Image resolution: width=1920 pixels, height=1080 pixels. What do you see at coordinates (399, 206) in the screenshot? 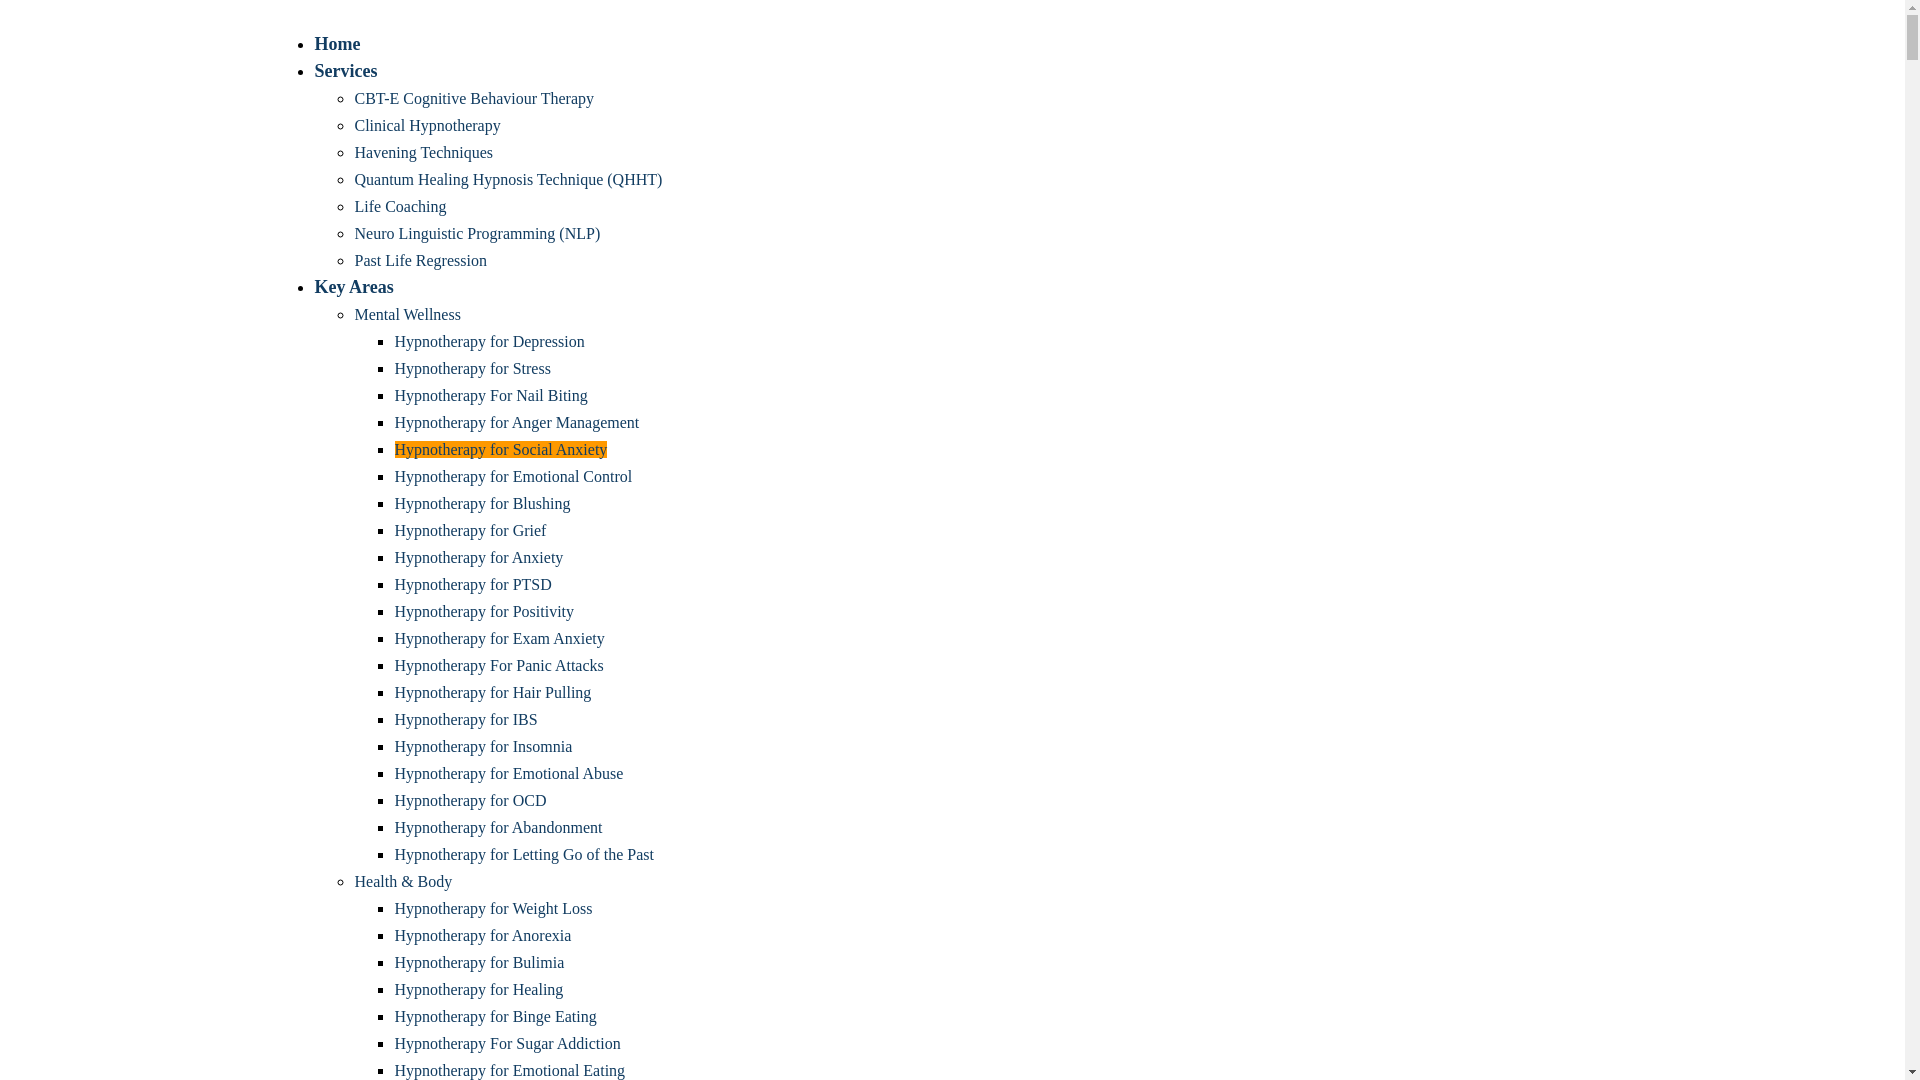
I see `'Life Coaching'` at bounding box center [399, 206].